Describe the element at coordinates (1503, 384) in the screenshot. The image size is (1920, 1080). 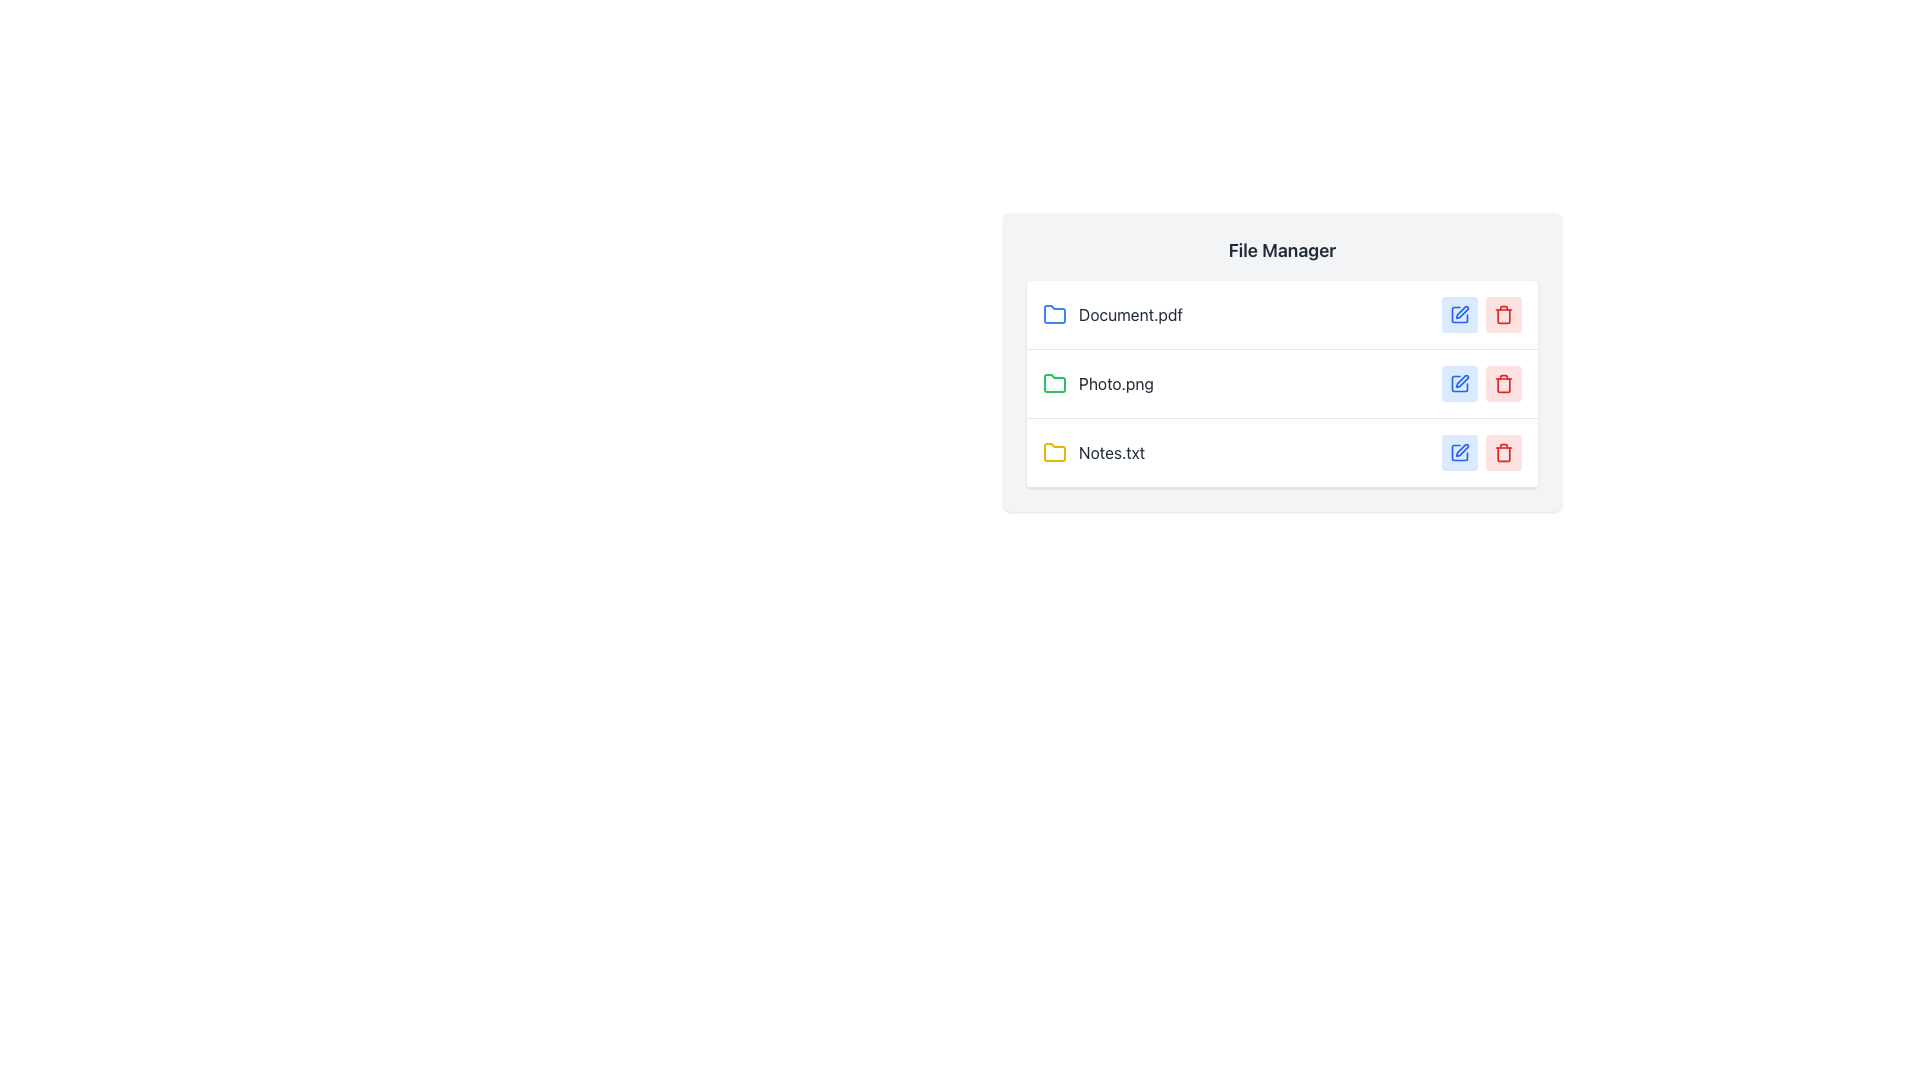
I see `the rounded red button with a trash can icon located on the far right side of the row for 'Photo.png' in the File Manager section` at that location.